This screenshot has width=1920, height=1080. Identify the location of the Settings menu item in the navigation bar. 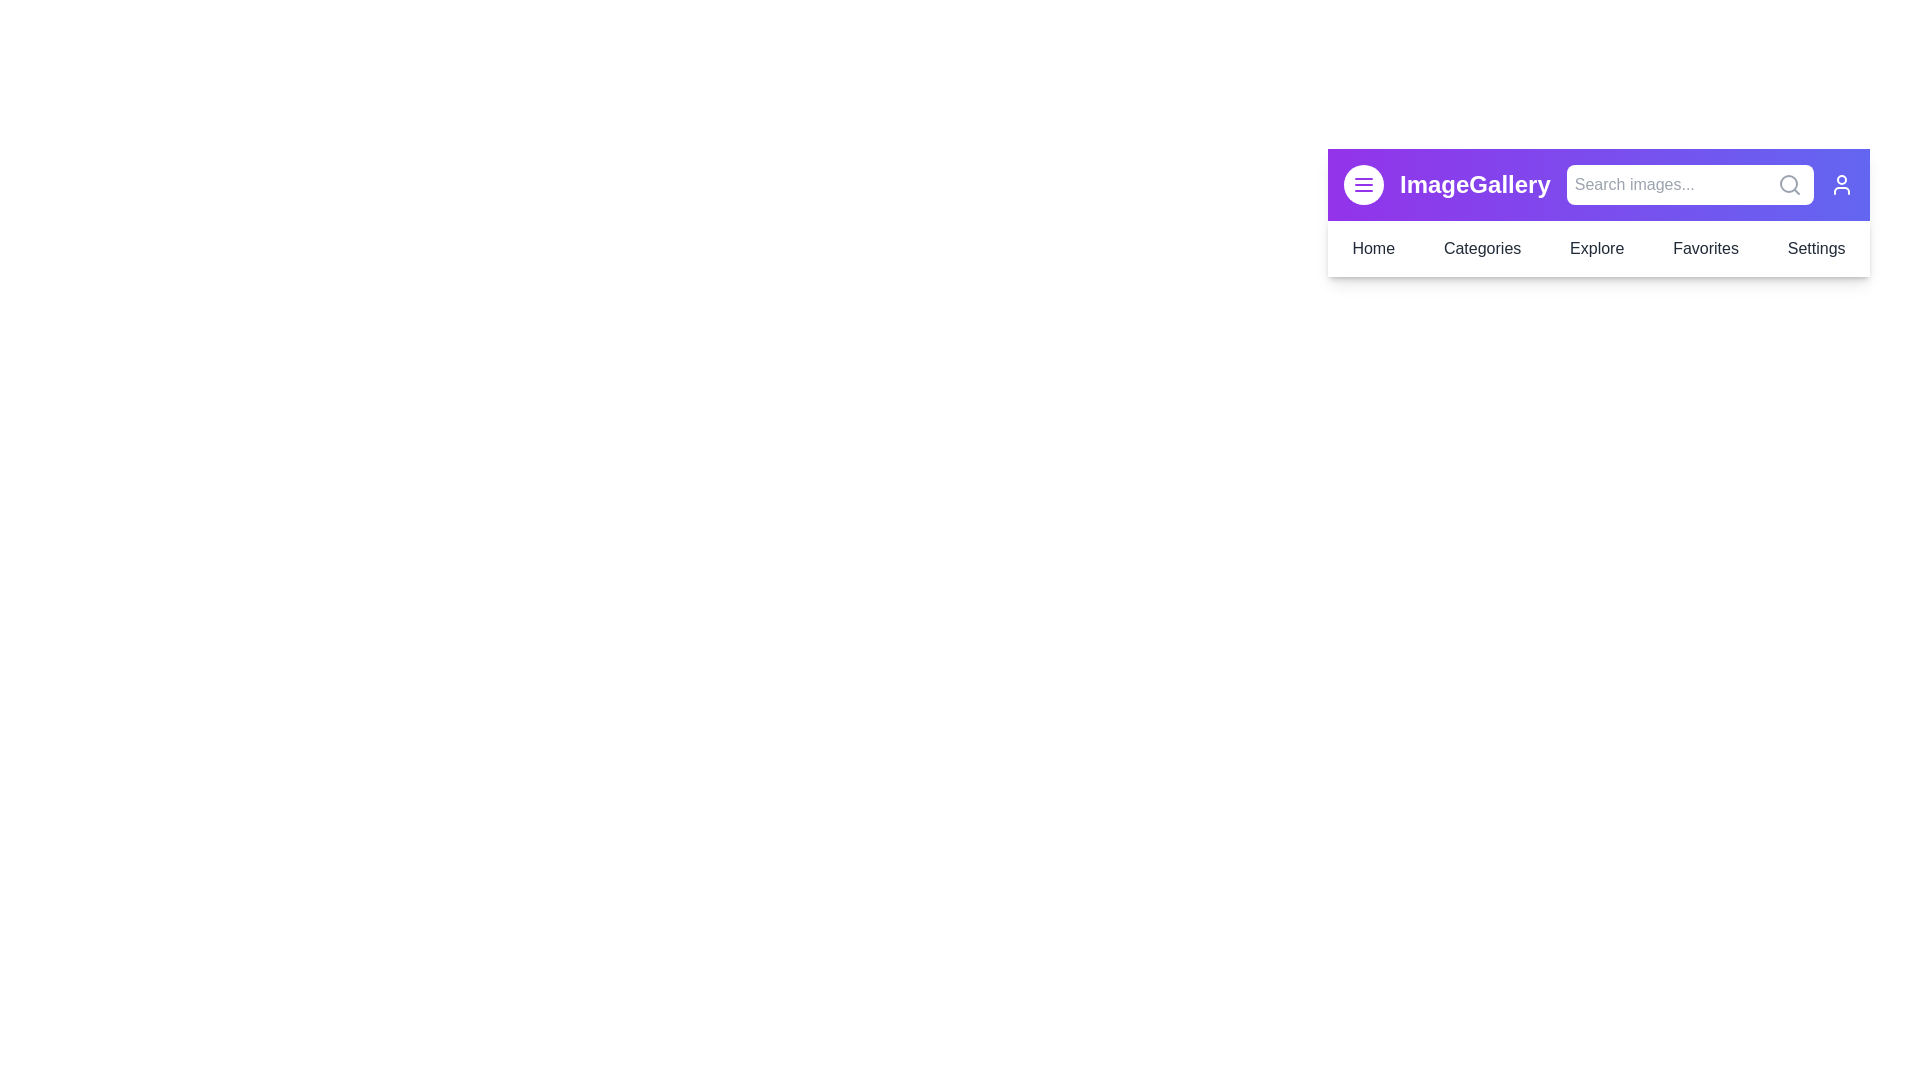
(1816, 248).